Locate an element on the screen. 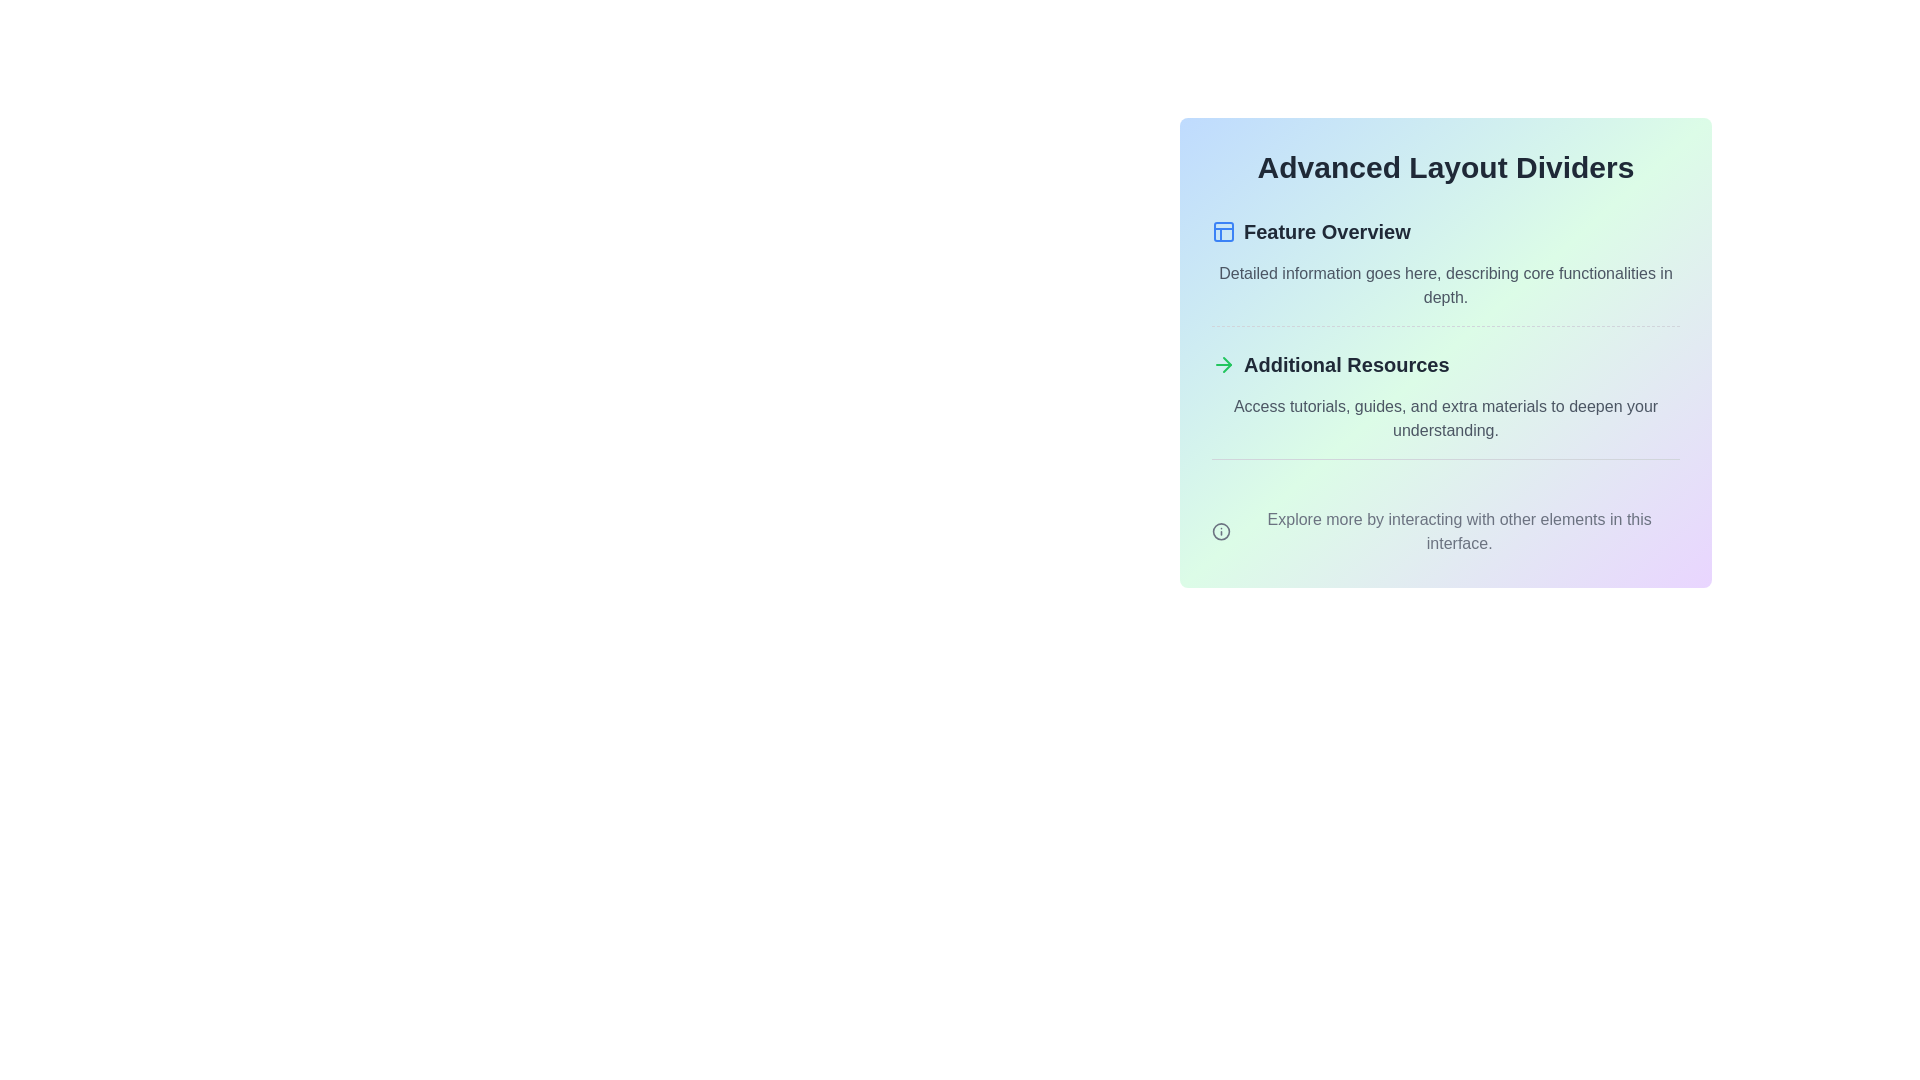 Image resolution: width=1920 pixels, height=1080 pixels. the icon representing the 'Feature Overview' section, located to the left of the text caption within the 'Advanced Layout Dividers' card layout is located at coordinates (1223, 230).